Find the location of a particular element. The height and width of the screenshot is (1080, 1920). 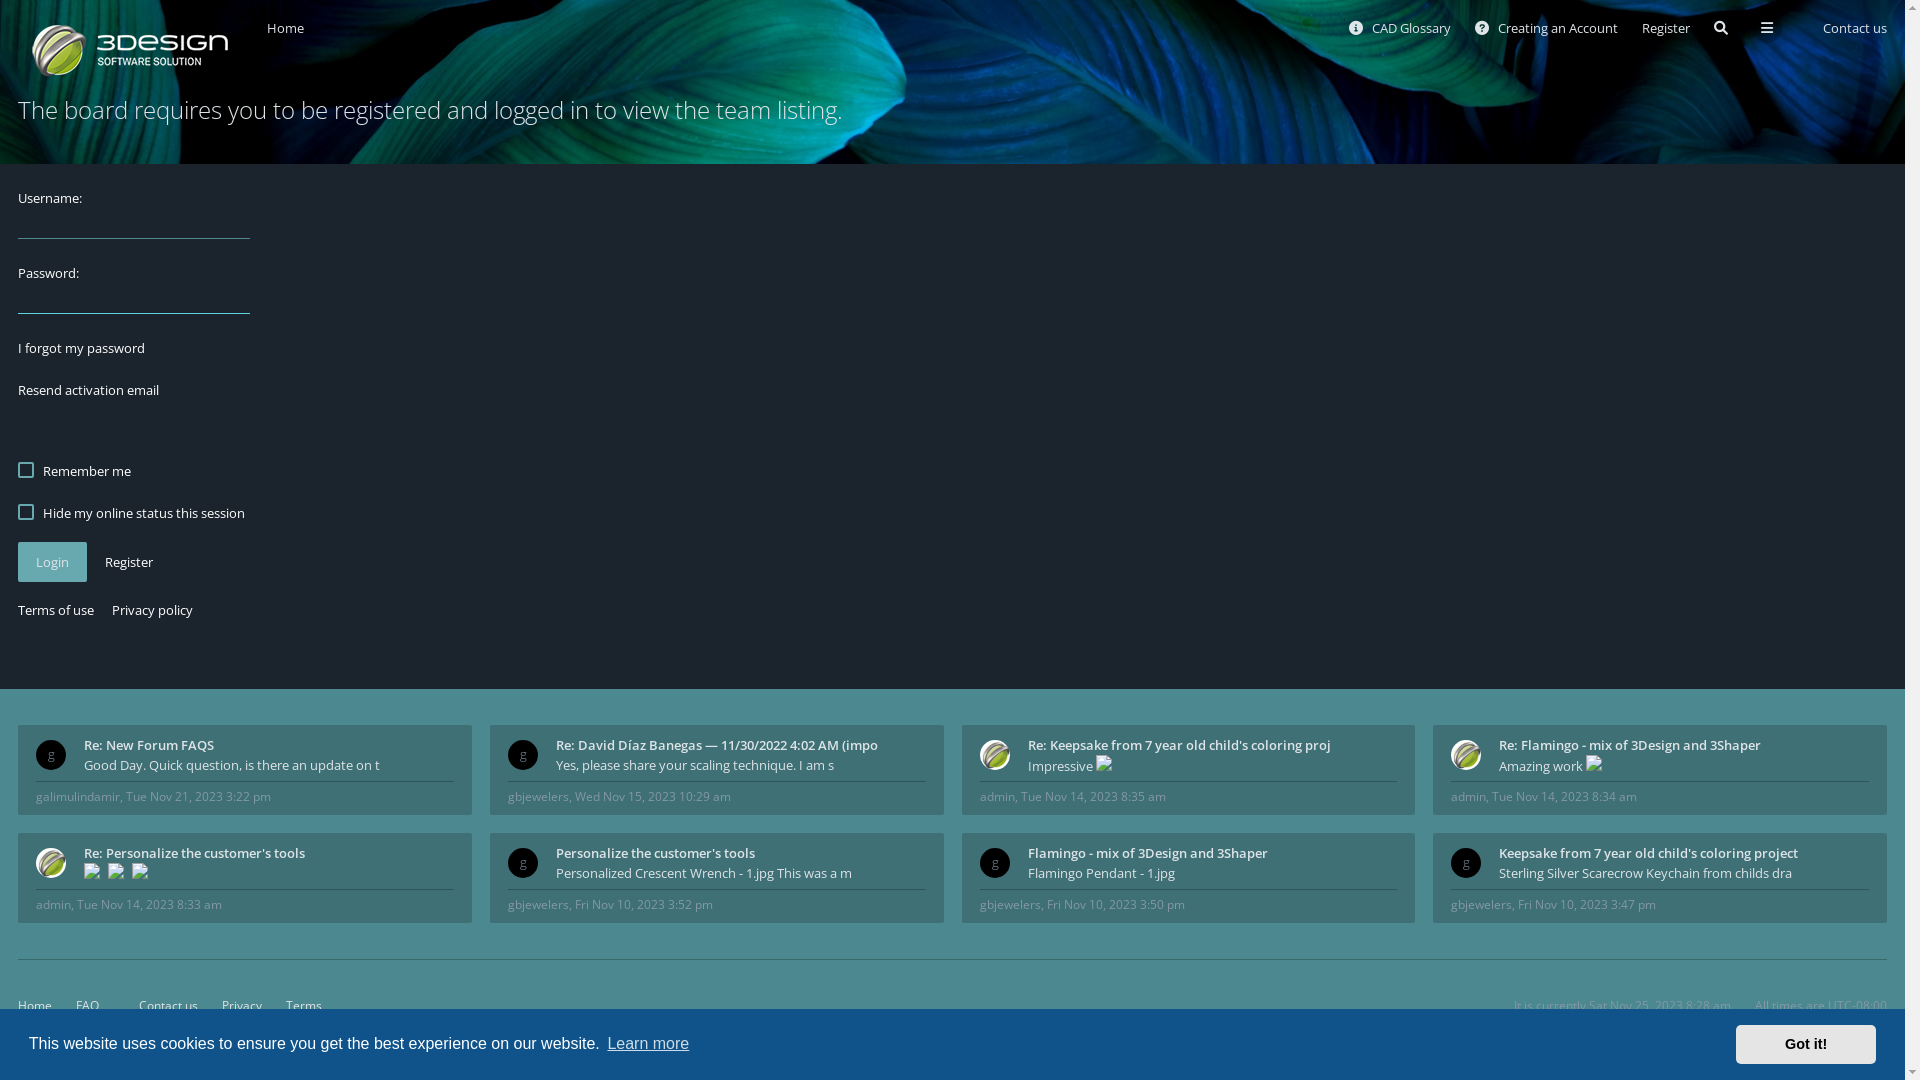

'Flamingo - mix of 3Design and 3Shaper' is located at coordinates (1027, 852).